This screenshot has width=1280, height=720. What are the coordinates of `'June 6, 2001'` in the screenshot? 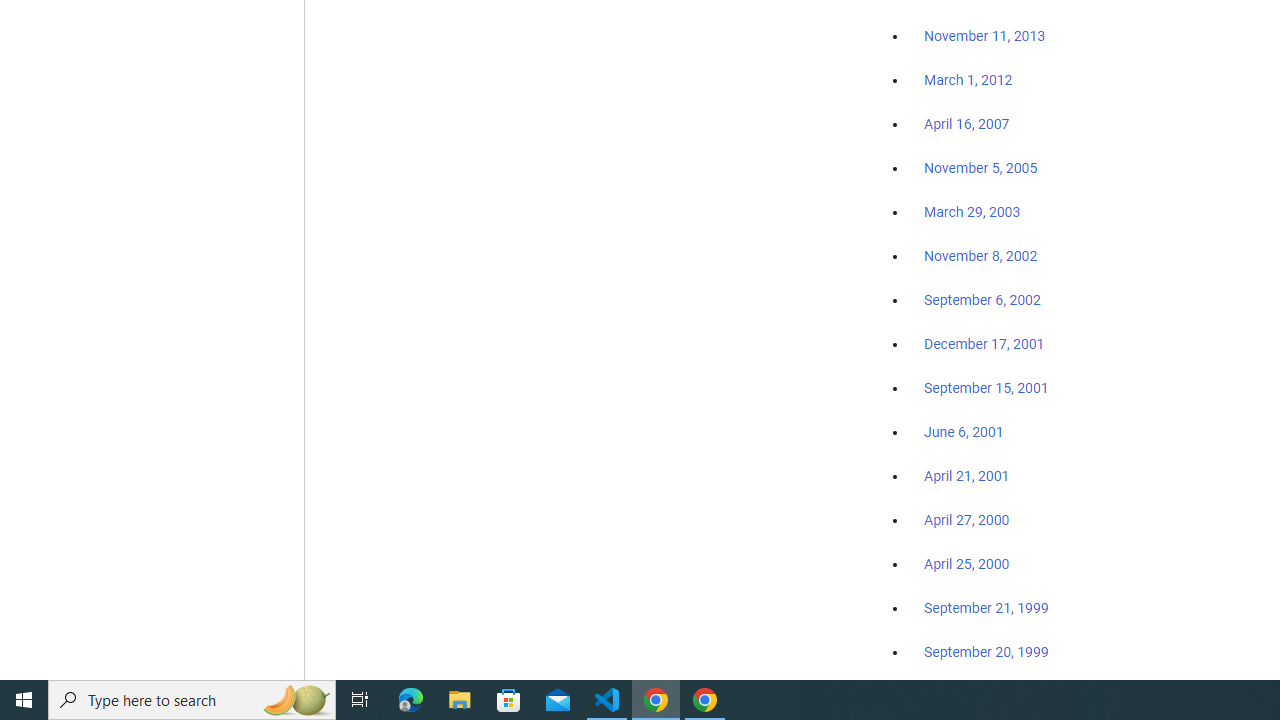 It's located at (963, 431).